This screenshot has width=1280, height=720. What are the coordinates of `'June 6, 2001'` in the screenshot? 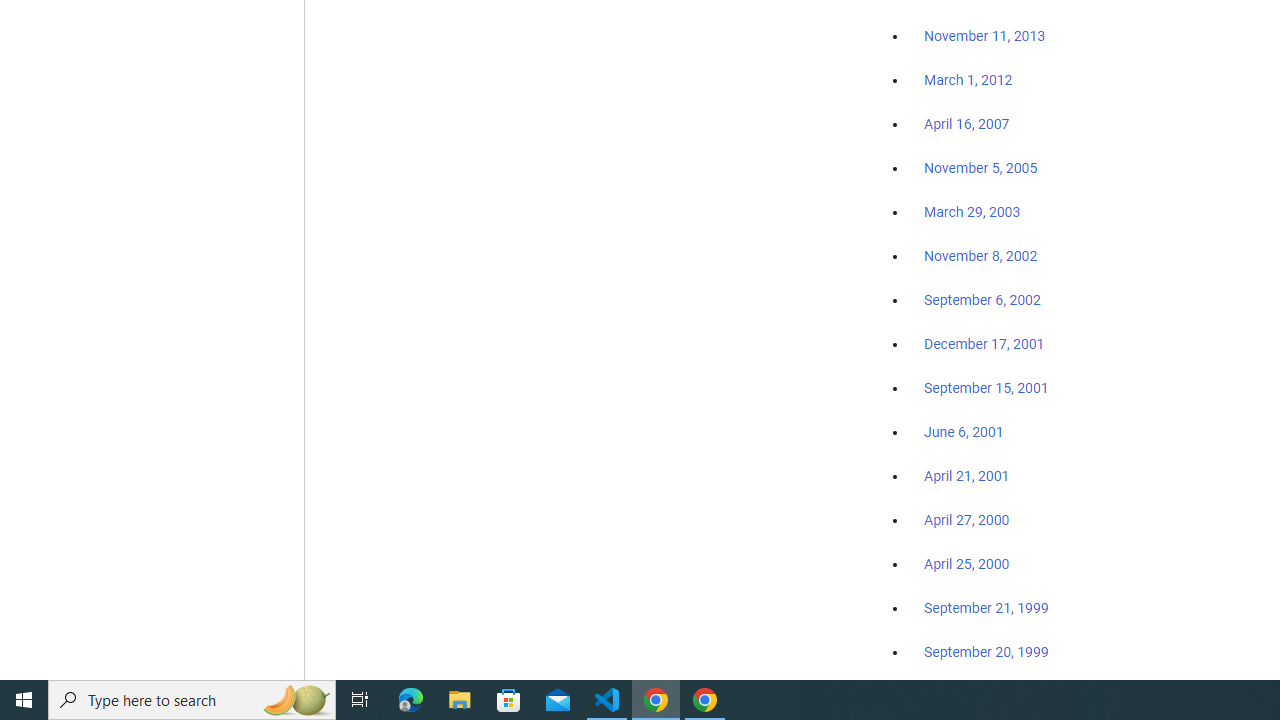 It's located at (963, 431).